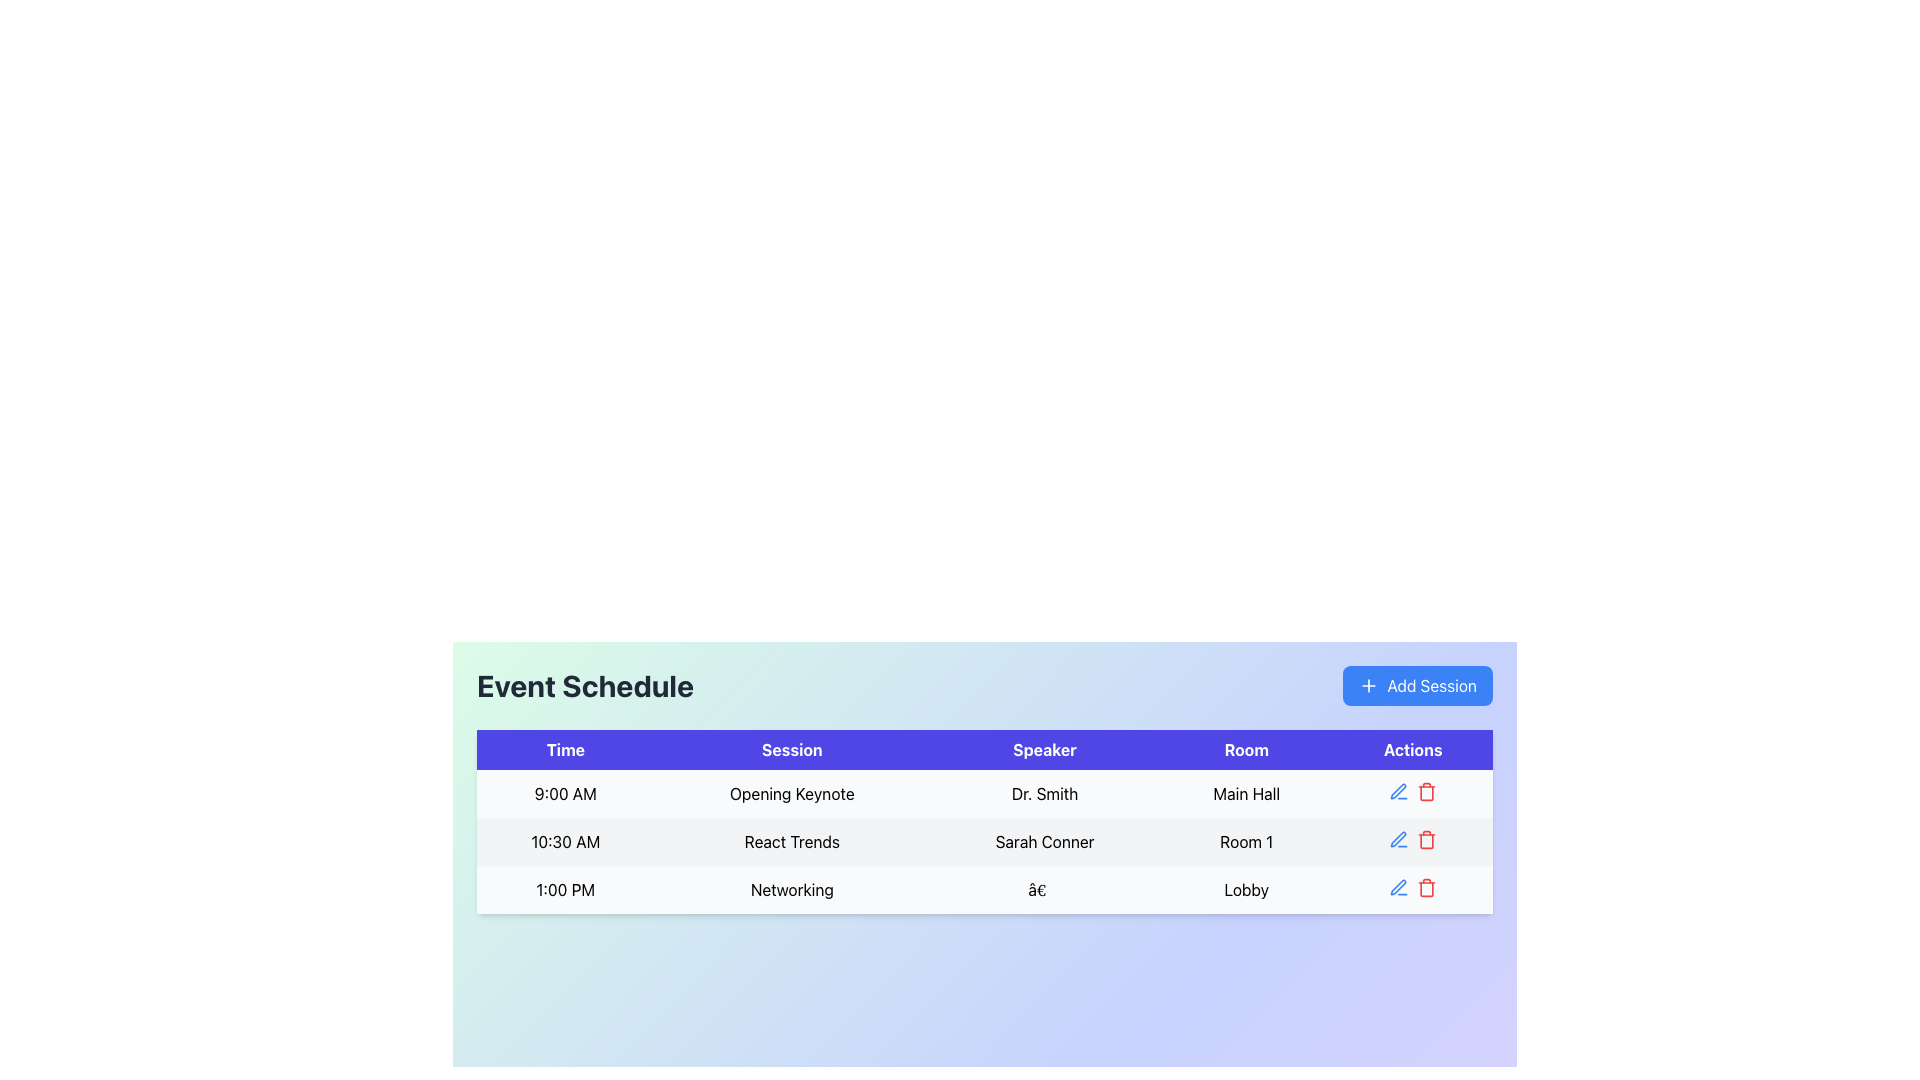  I want to click on the static text component displaying the scheduled time for the 'React Trends' event, located in the first column of the second row under the 'Time' header, so click(564, 841).